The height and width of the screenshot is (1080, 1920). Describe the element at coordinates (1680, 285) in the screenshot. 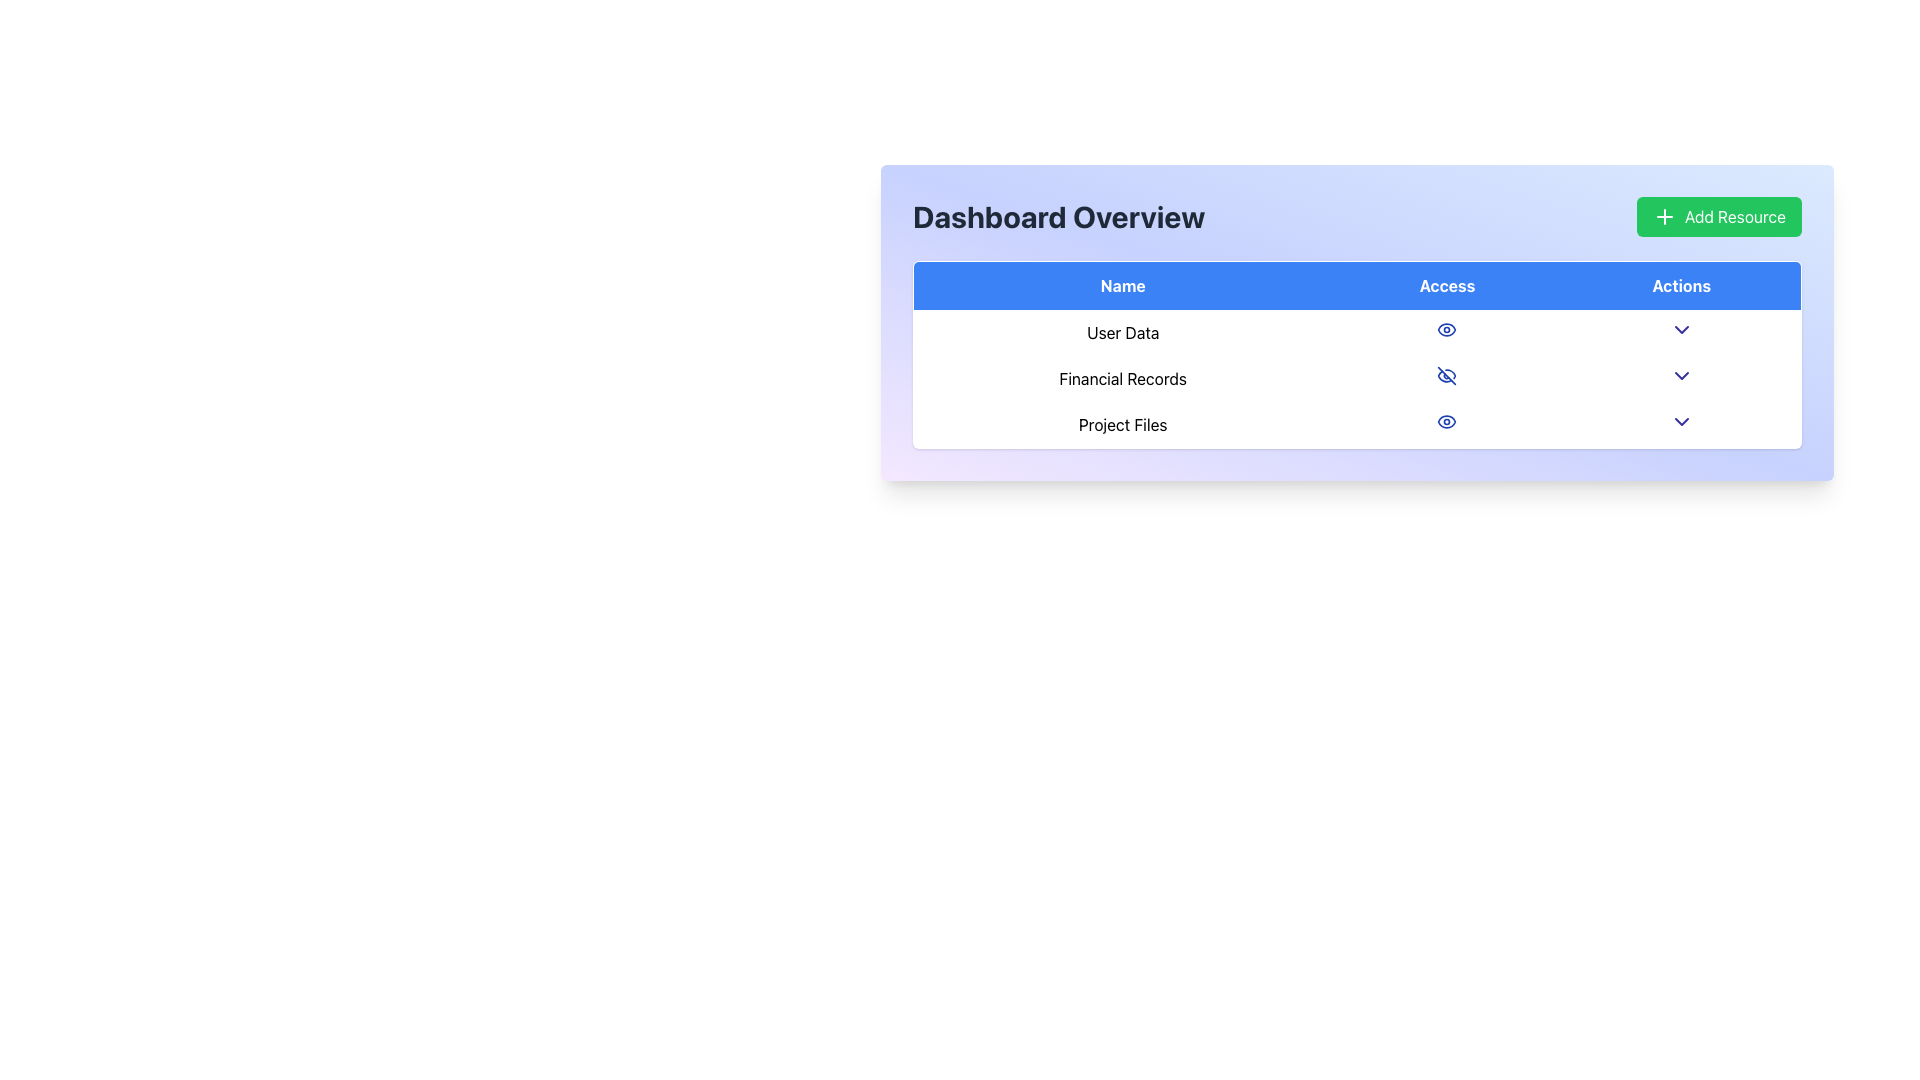

I see `the 'Actions' table header cell, which is a rectangular button labeled 'Actions' in a blue header bar of a table, located in the top-right area of the data grid on the dashboard interface` at that location.